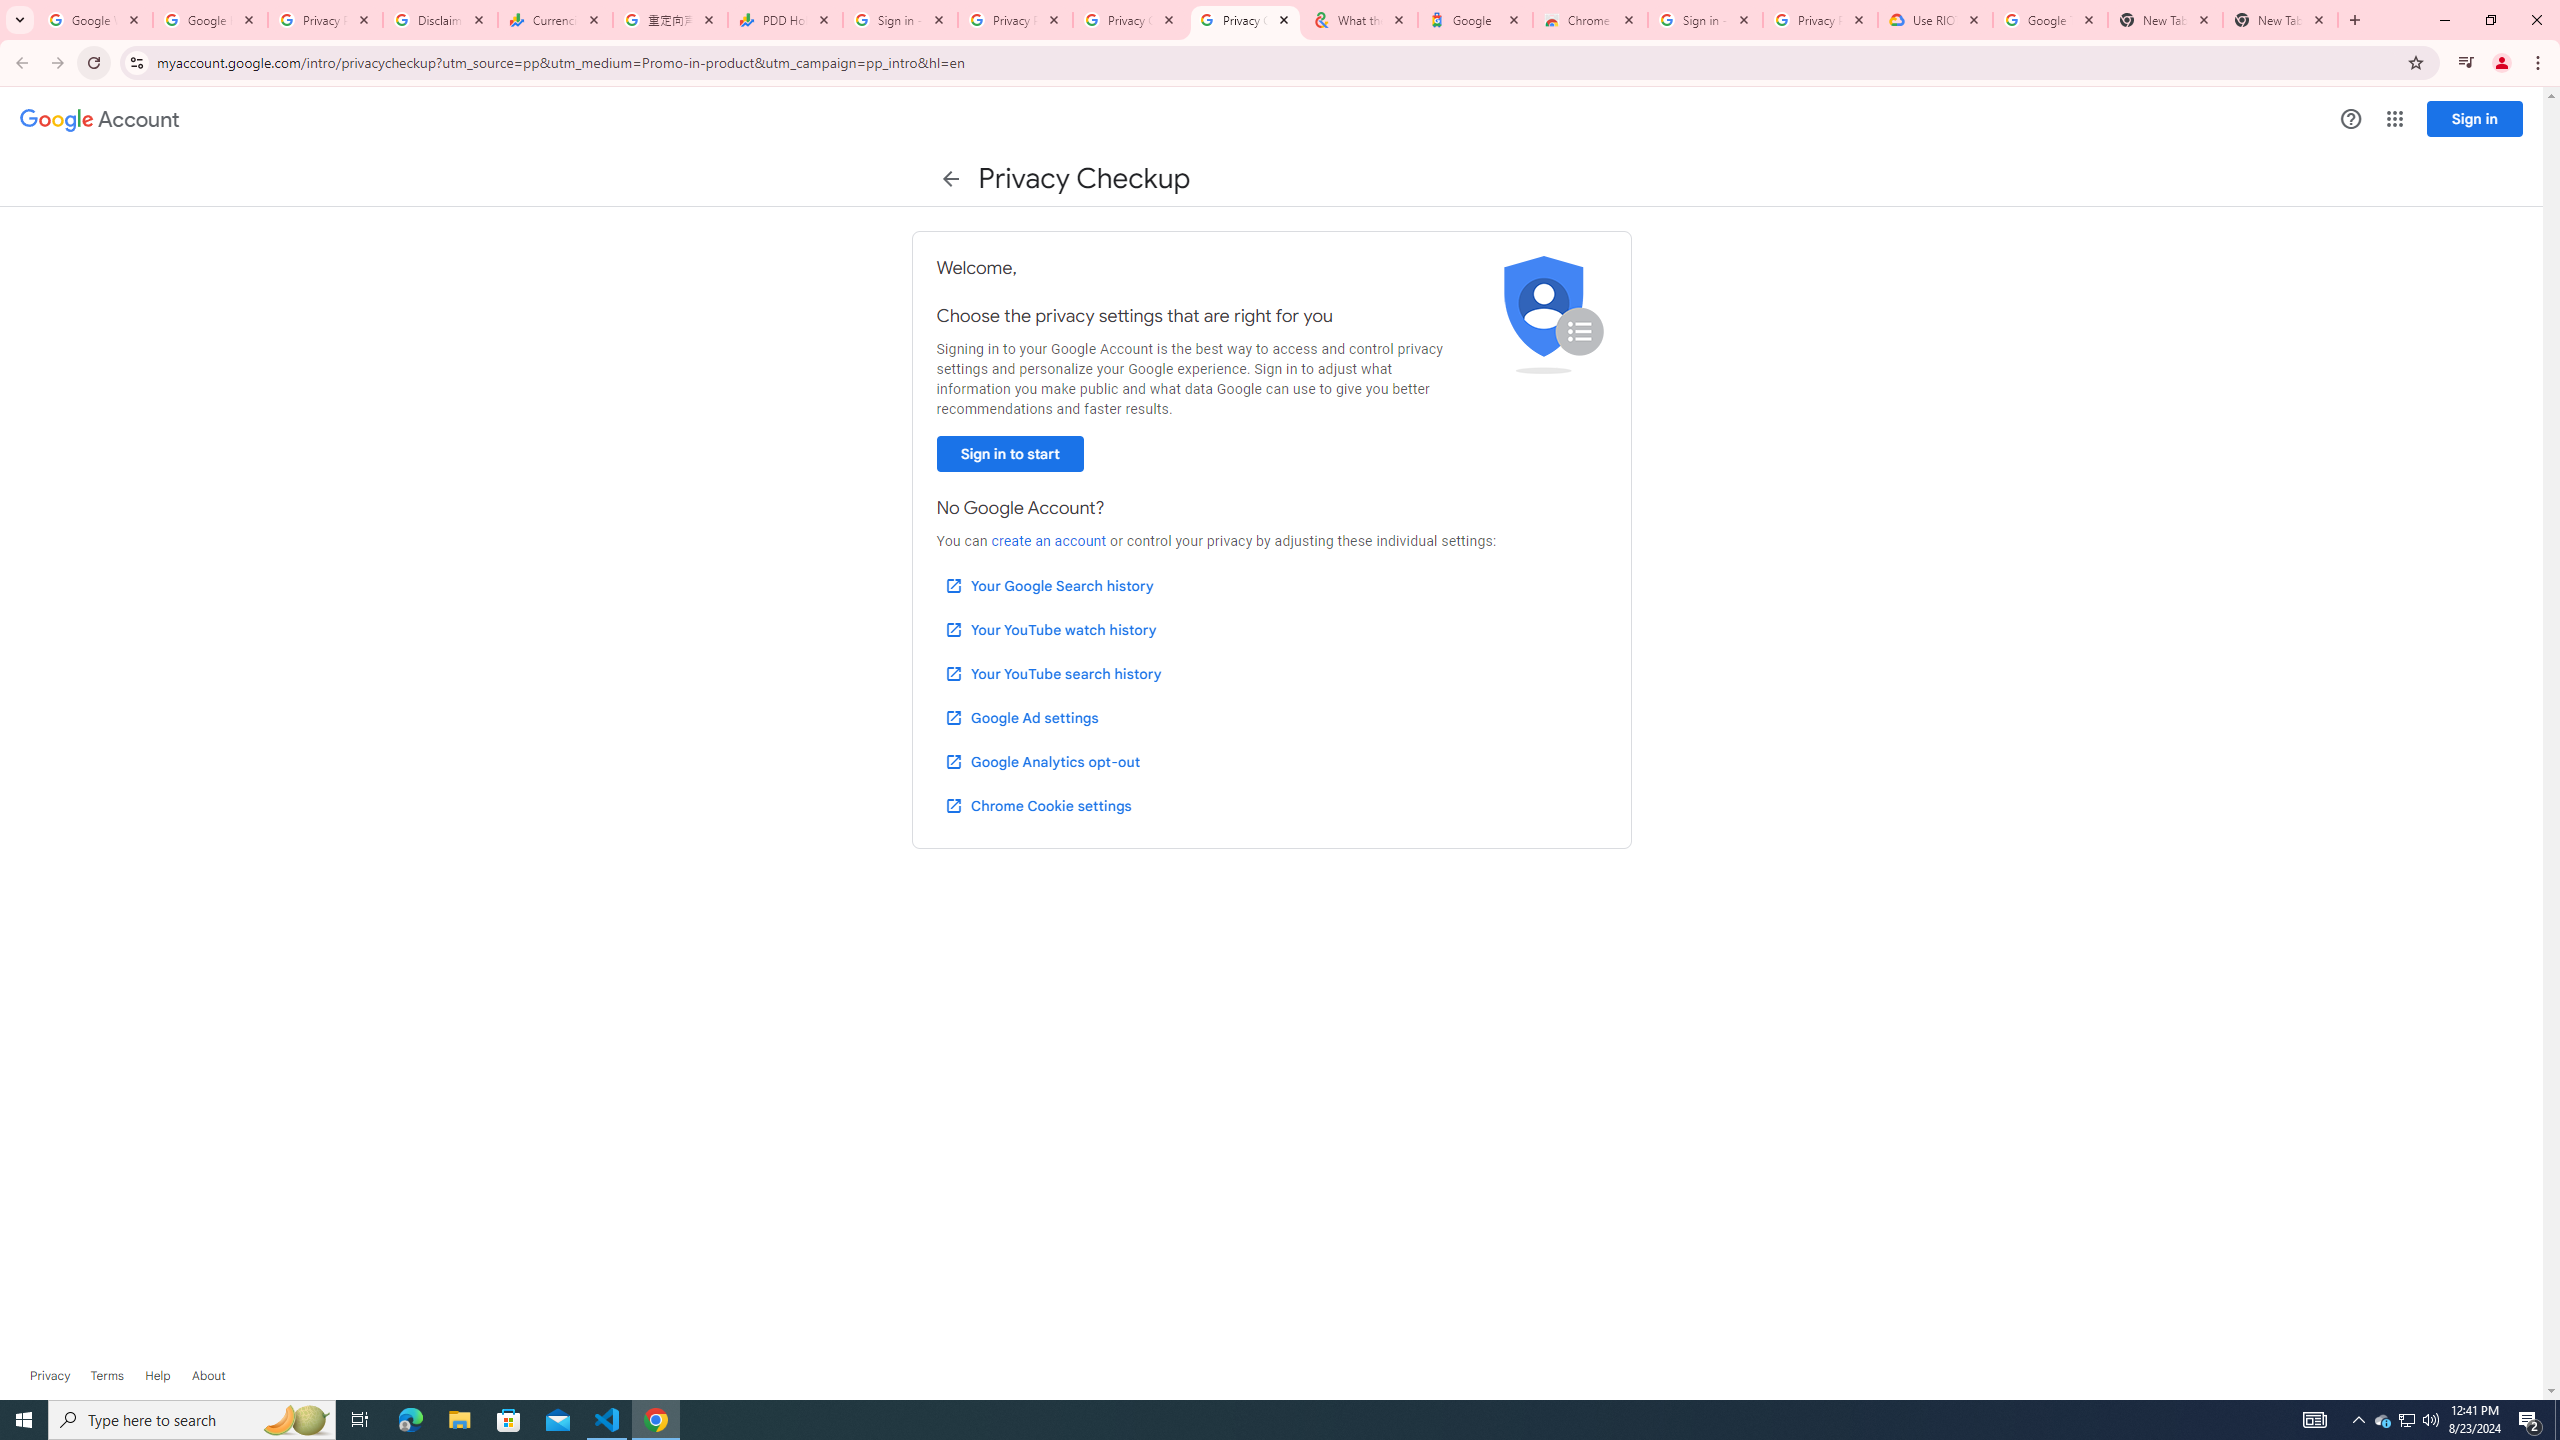  Describe the element at coordinates (1040, 762) in the screenshot. I see `'Google Analytics opt-out'` at that location.